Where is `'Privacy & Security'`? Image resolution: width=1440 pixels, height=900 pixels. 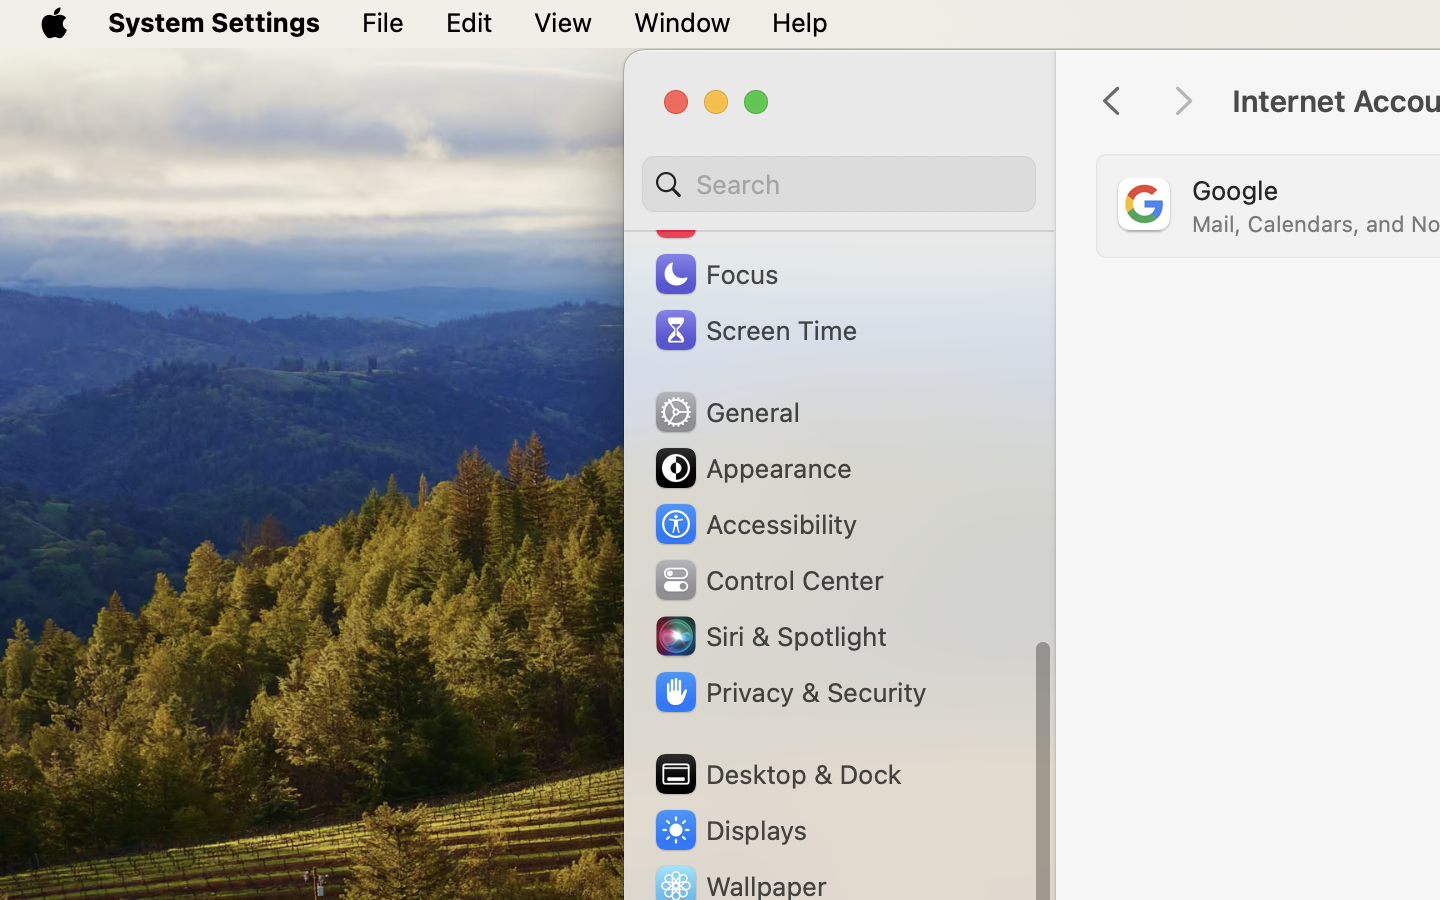 'Privacy & Security' is located at coordinates (788, 691).